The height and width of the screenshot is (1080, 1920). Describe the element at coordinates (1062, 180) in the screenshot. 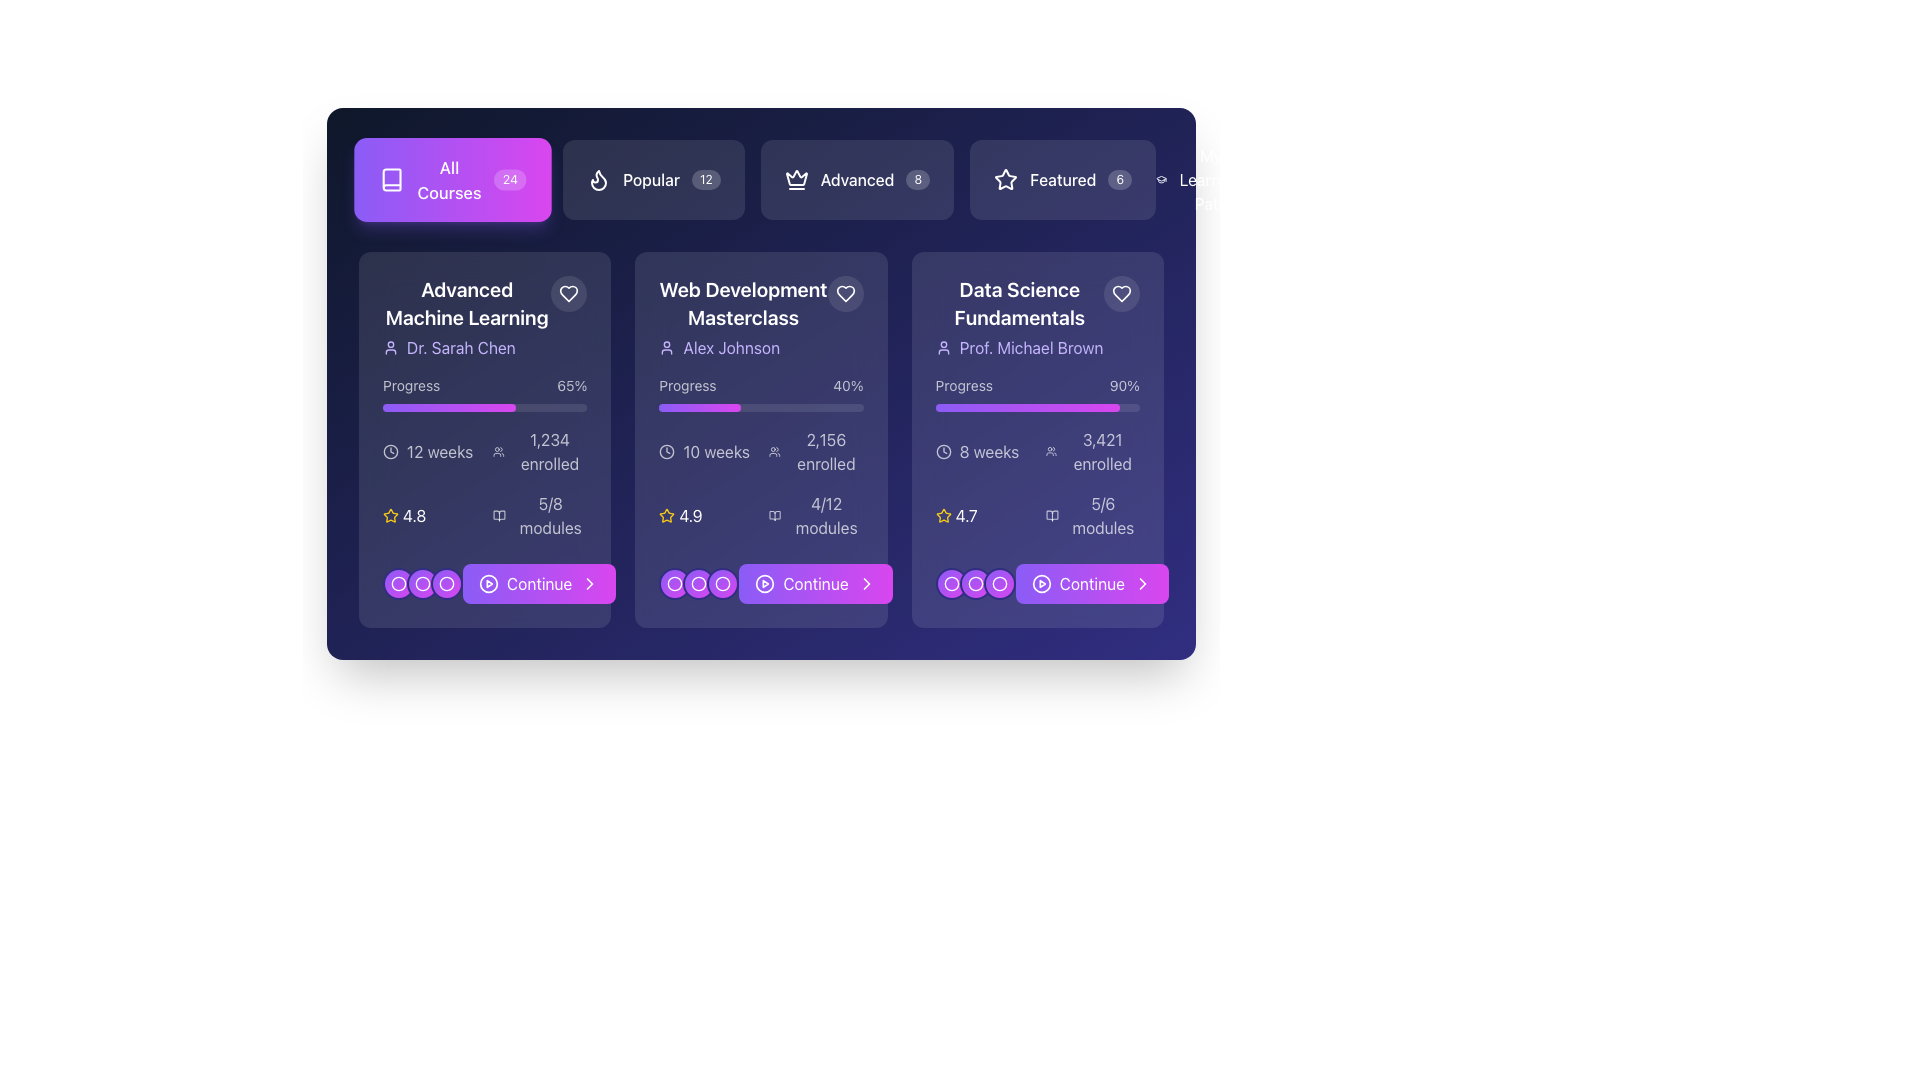

I see `the button labeled 'Featured' which has a white star icon and a badge showing the count '6' to trigger a visual effect indicating interactivity` at that location.